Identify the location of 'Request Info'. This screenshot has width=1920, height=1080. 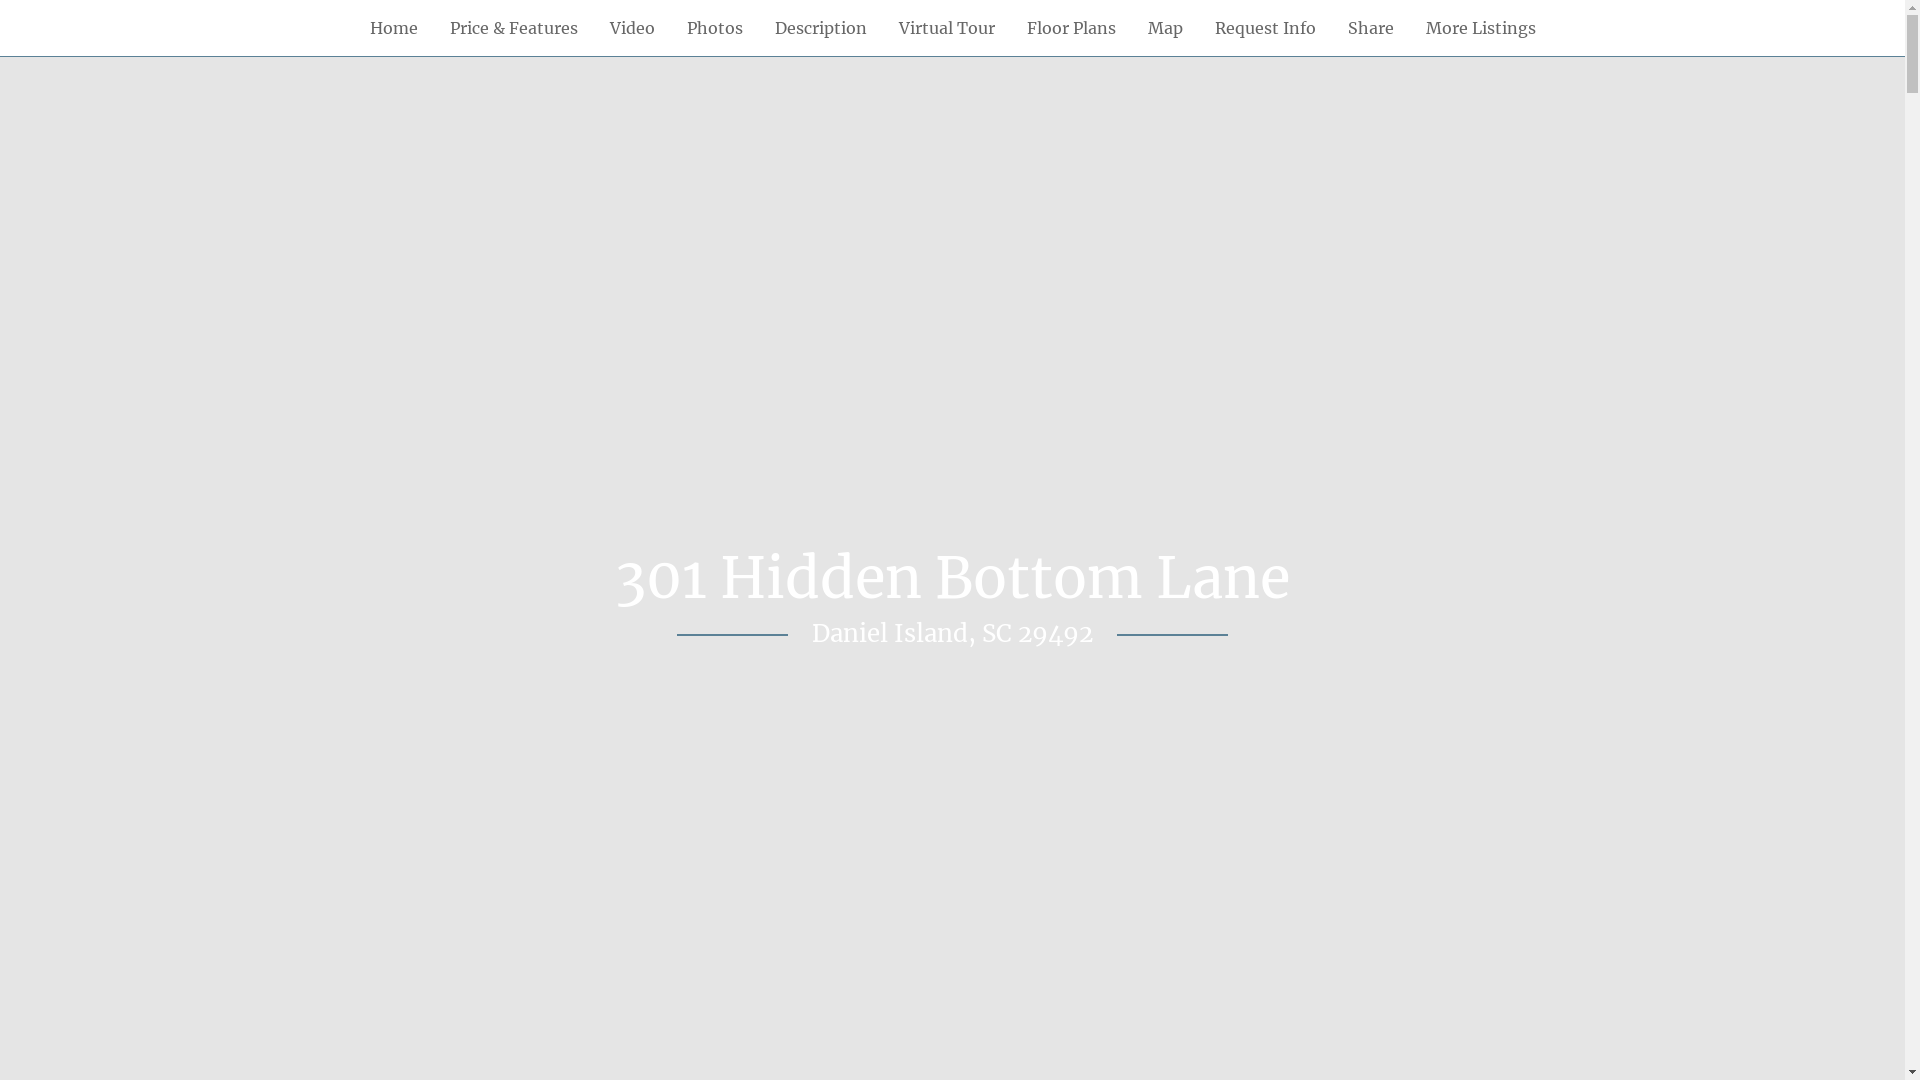
(1263, 27).